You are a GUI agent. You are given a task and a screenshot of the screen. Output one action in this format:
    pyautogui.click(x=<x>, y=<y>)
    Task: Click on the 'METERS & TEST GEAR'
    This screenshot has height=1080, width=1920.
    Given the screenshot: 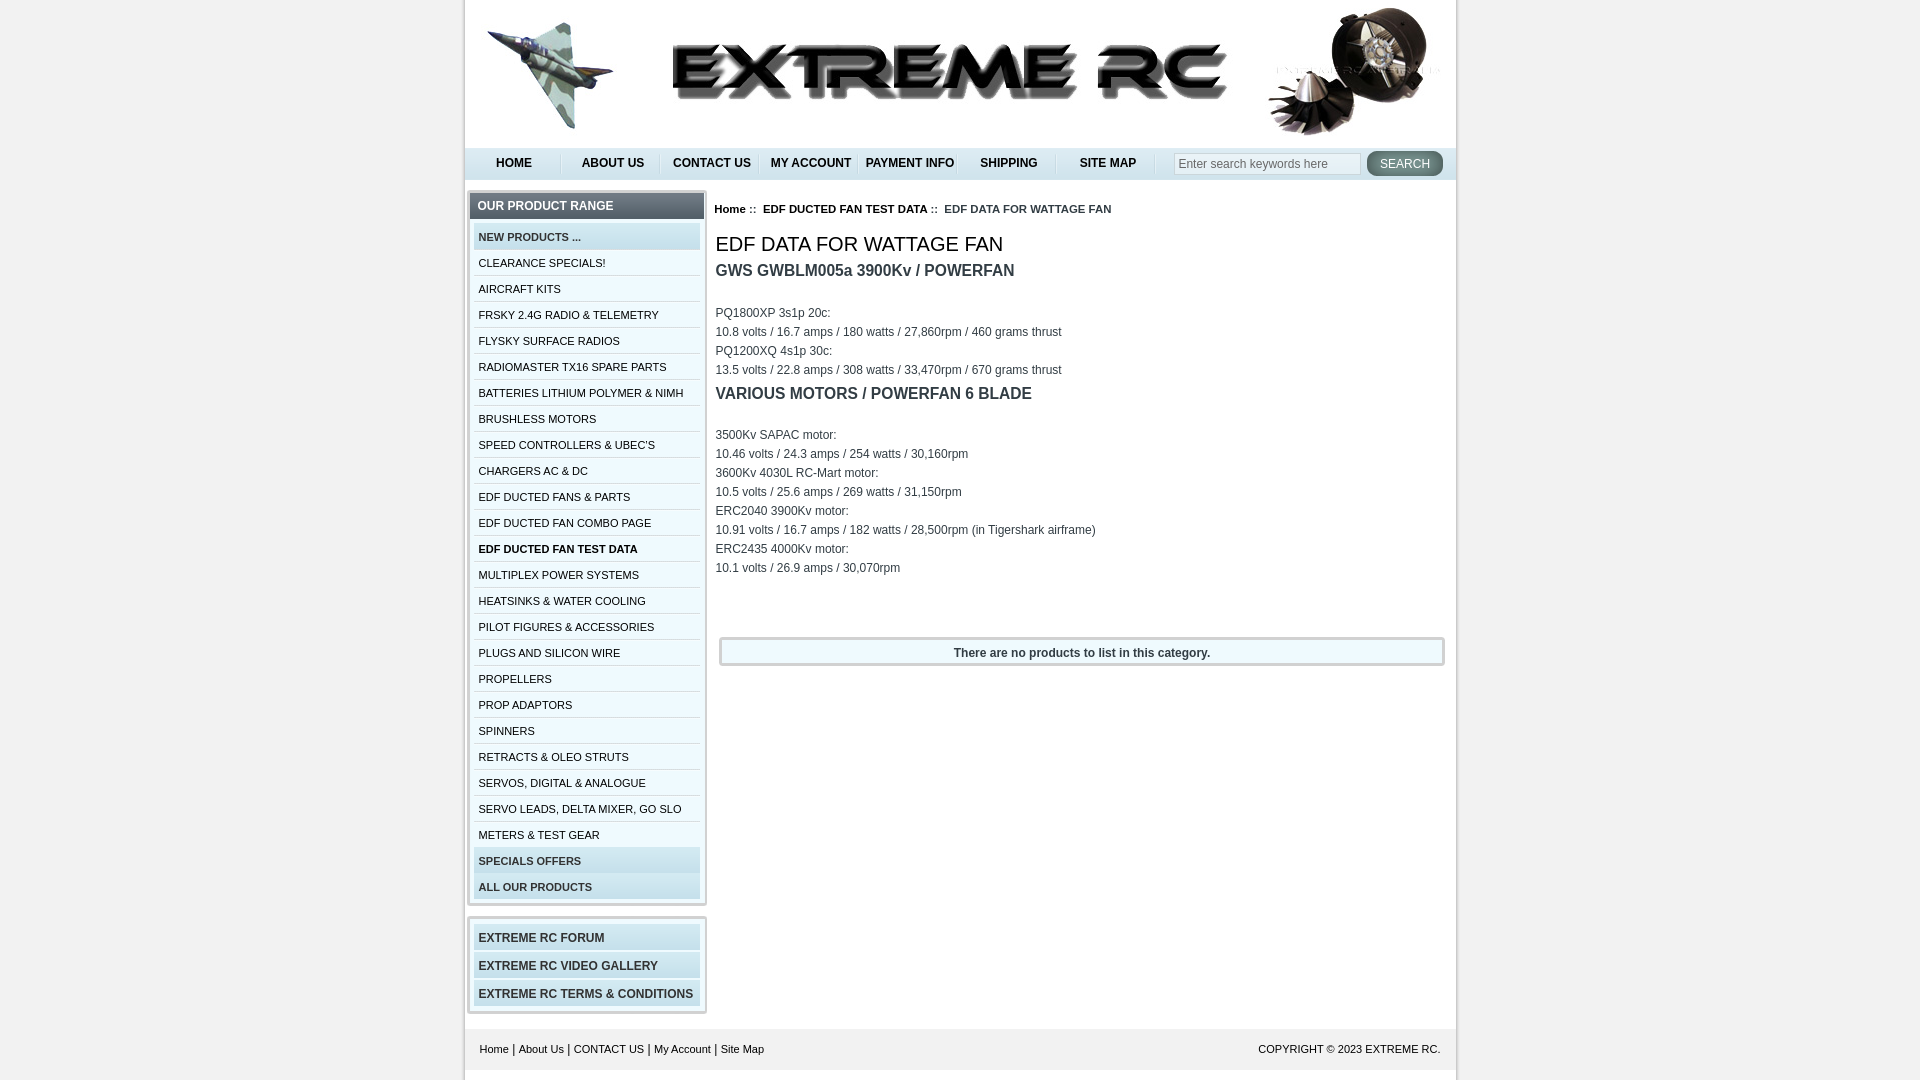 What is the action you would take?
    pyautogui.click(x=585, y=833)
    